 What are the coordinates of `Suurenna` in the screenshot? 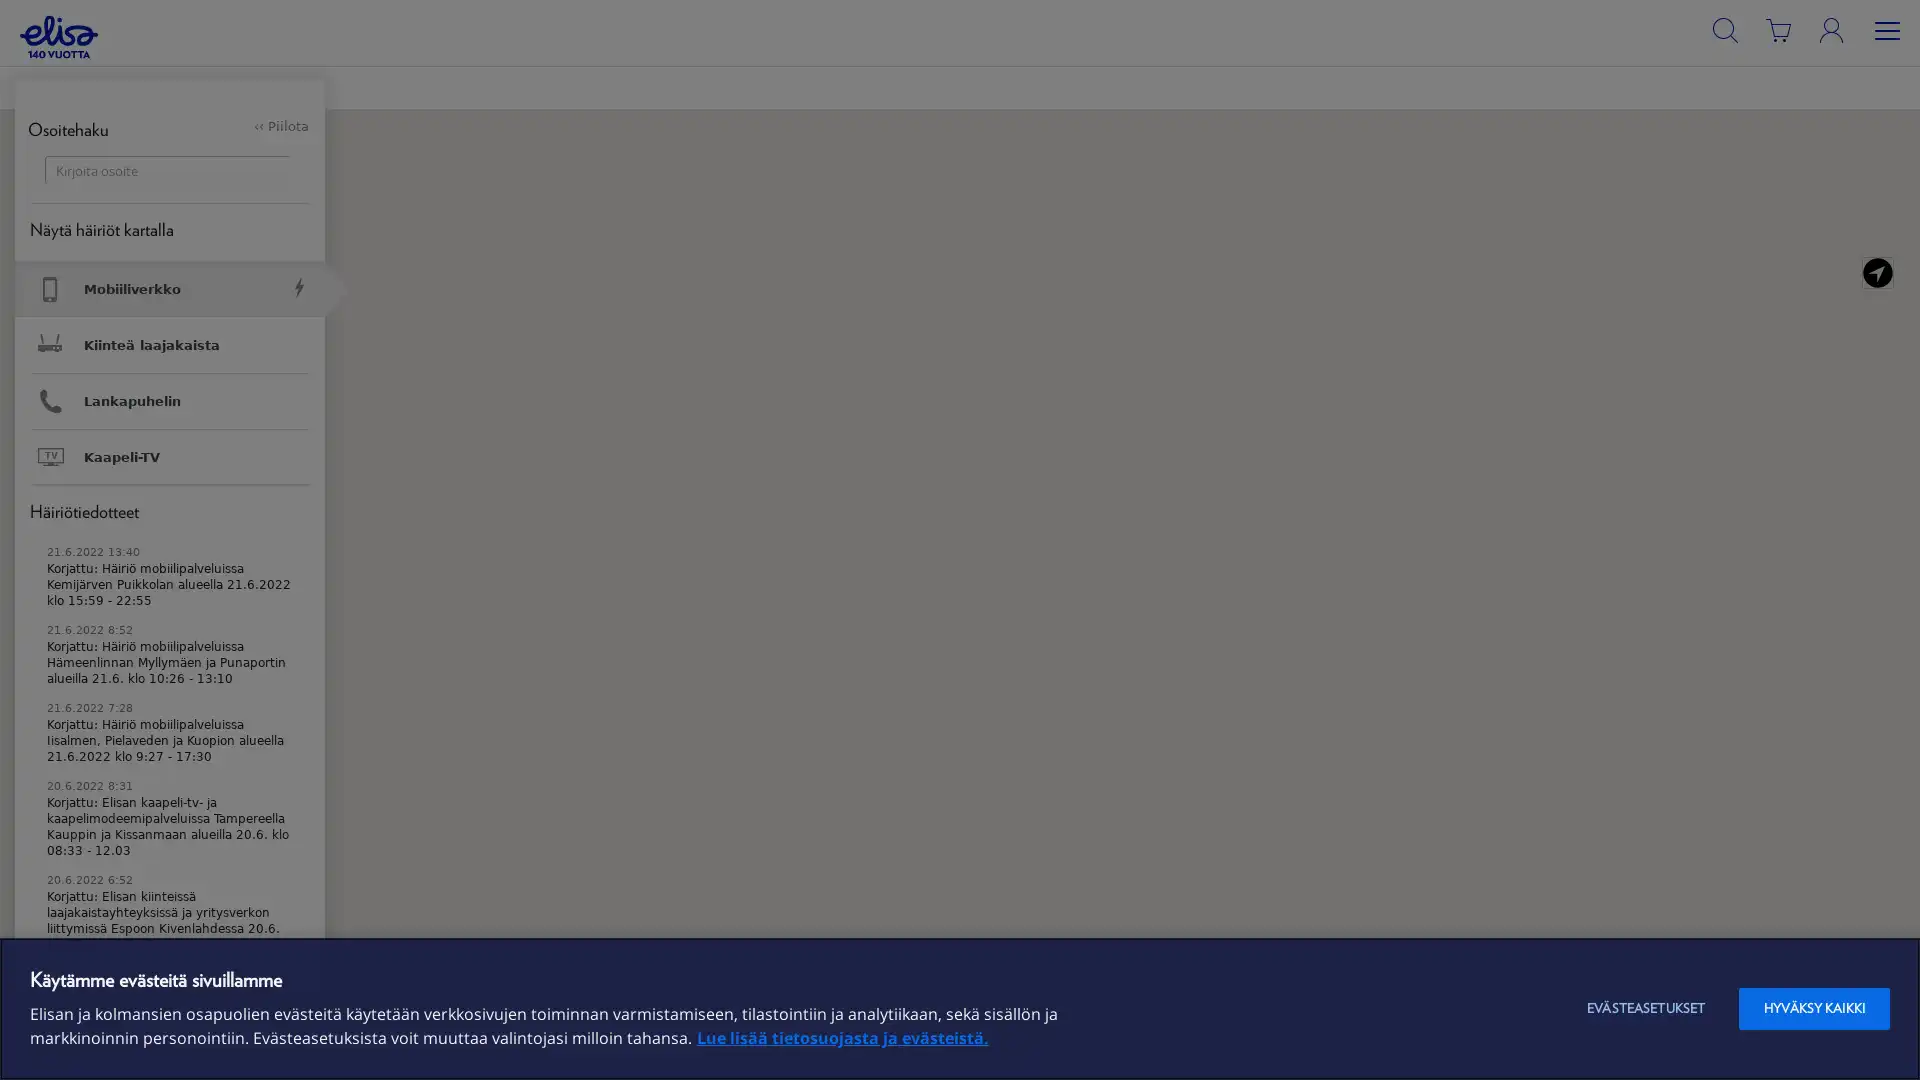 It's located at (1889, 137).